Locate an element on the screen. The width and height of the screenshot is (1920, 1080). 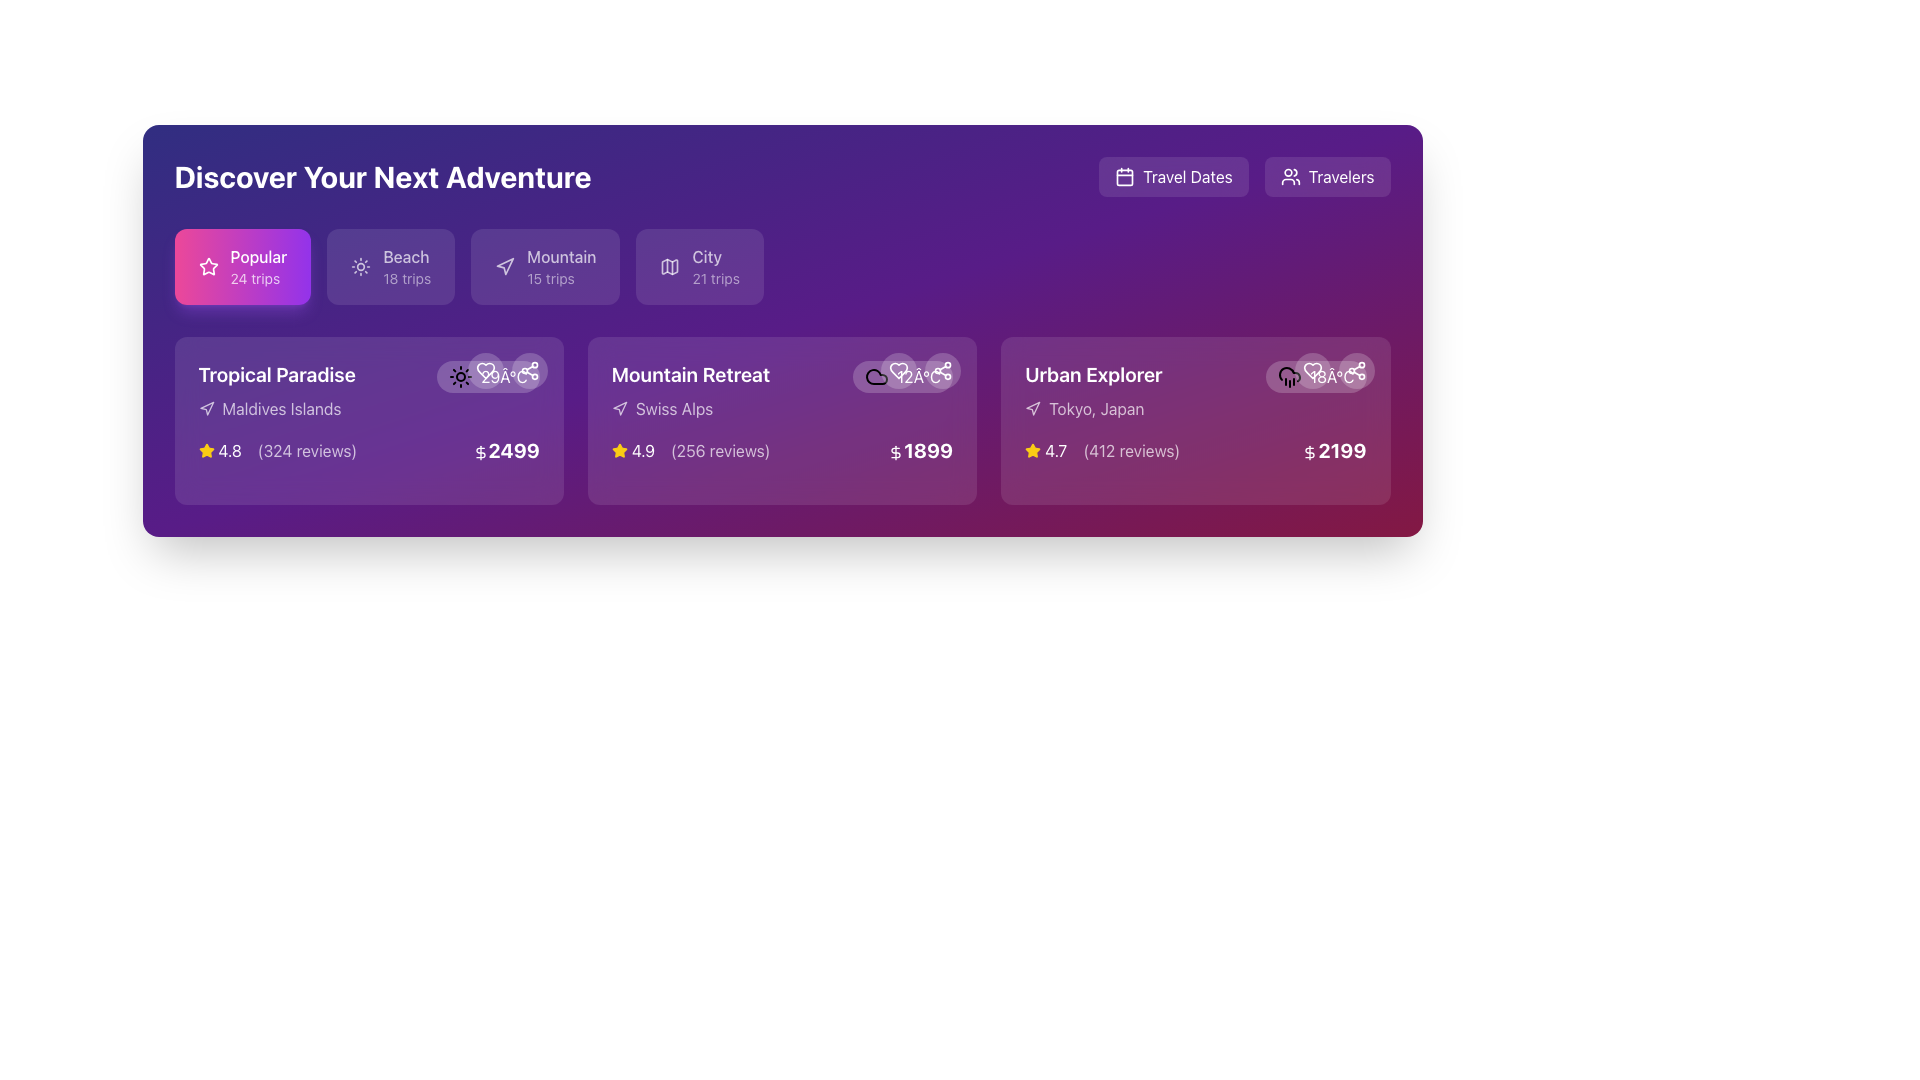
the calendar icon located in the 'Travel Dates' button at the top-right section of the interface is located at coordinates (1125, 176).